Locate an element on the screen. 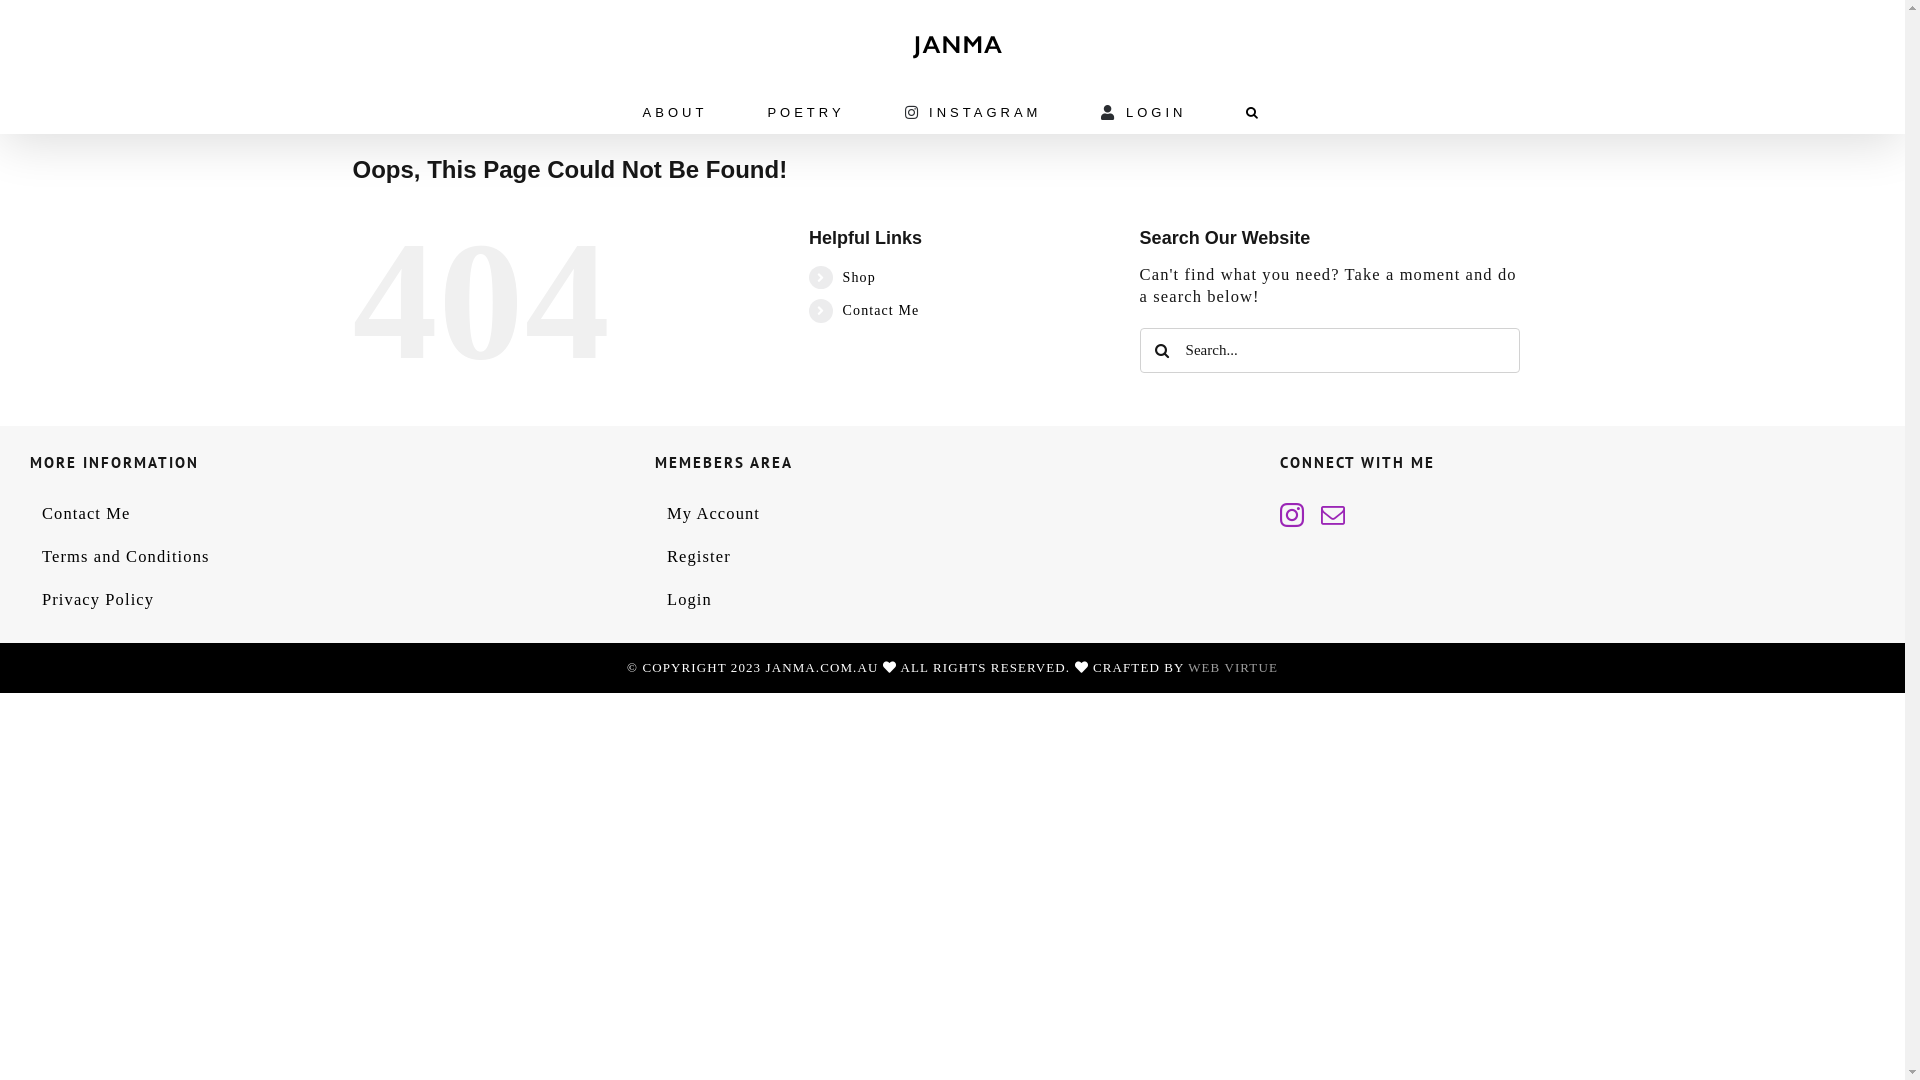  'Shop' is located at coordinates (843, 277).